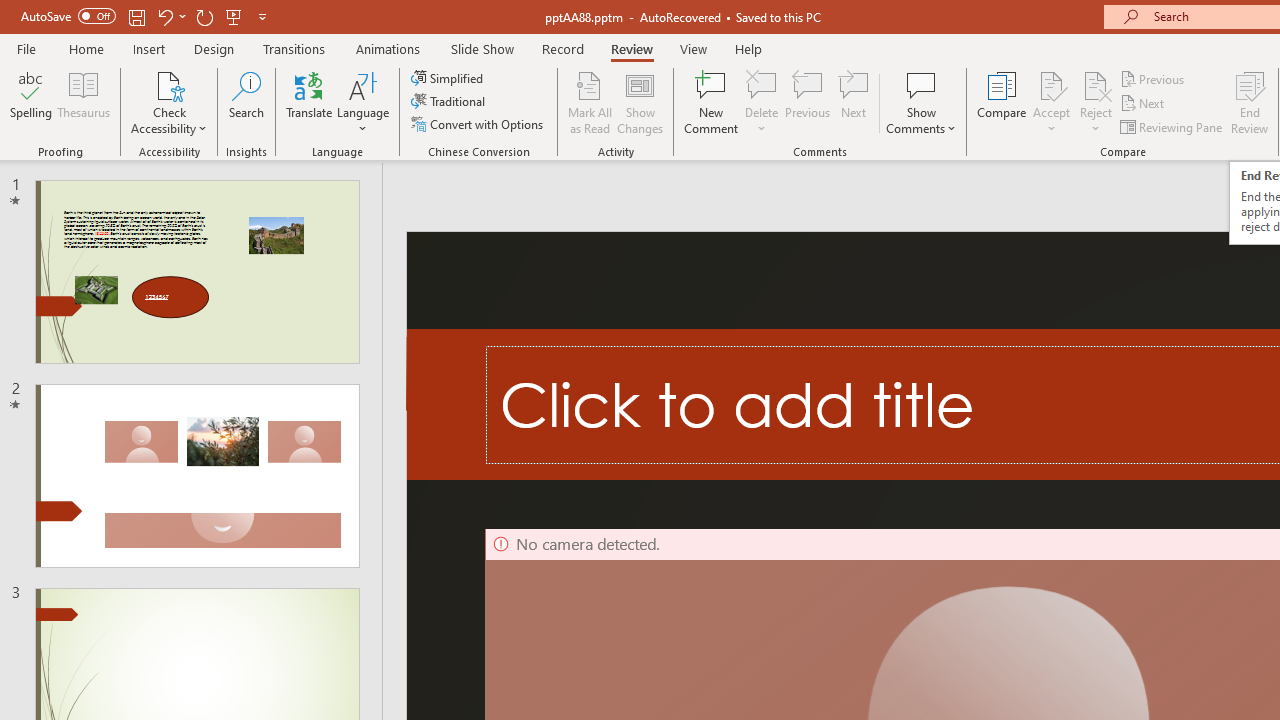 The image size is (1280, 720). Describe the element at coordinates (640, 103) in the screenshot. I see `'Show Changes'` at that location.